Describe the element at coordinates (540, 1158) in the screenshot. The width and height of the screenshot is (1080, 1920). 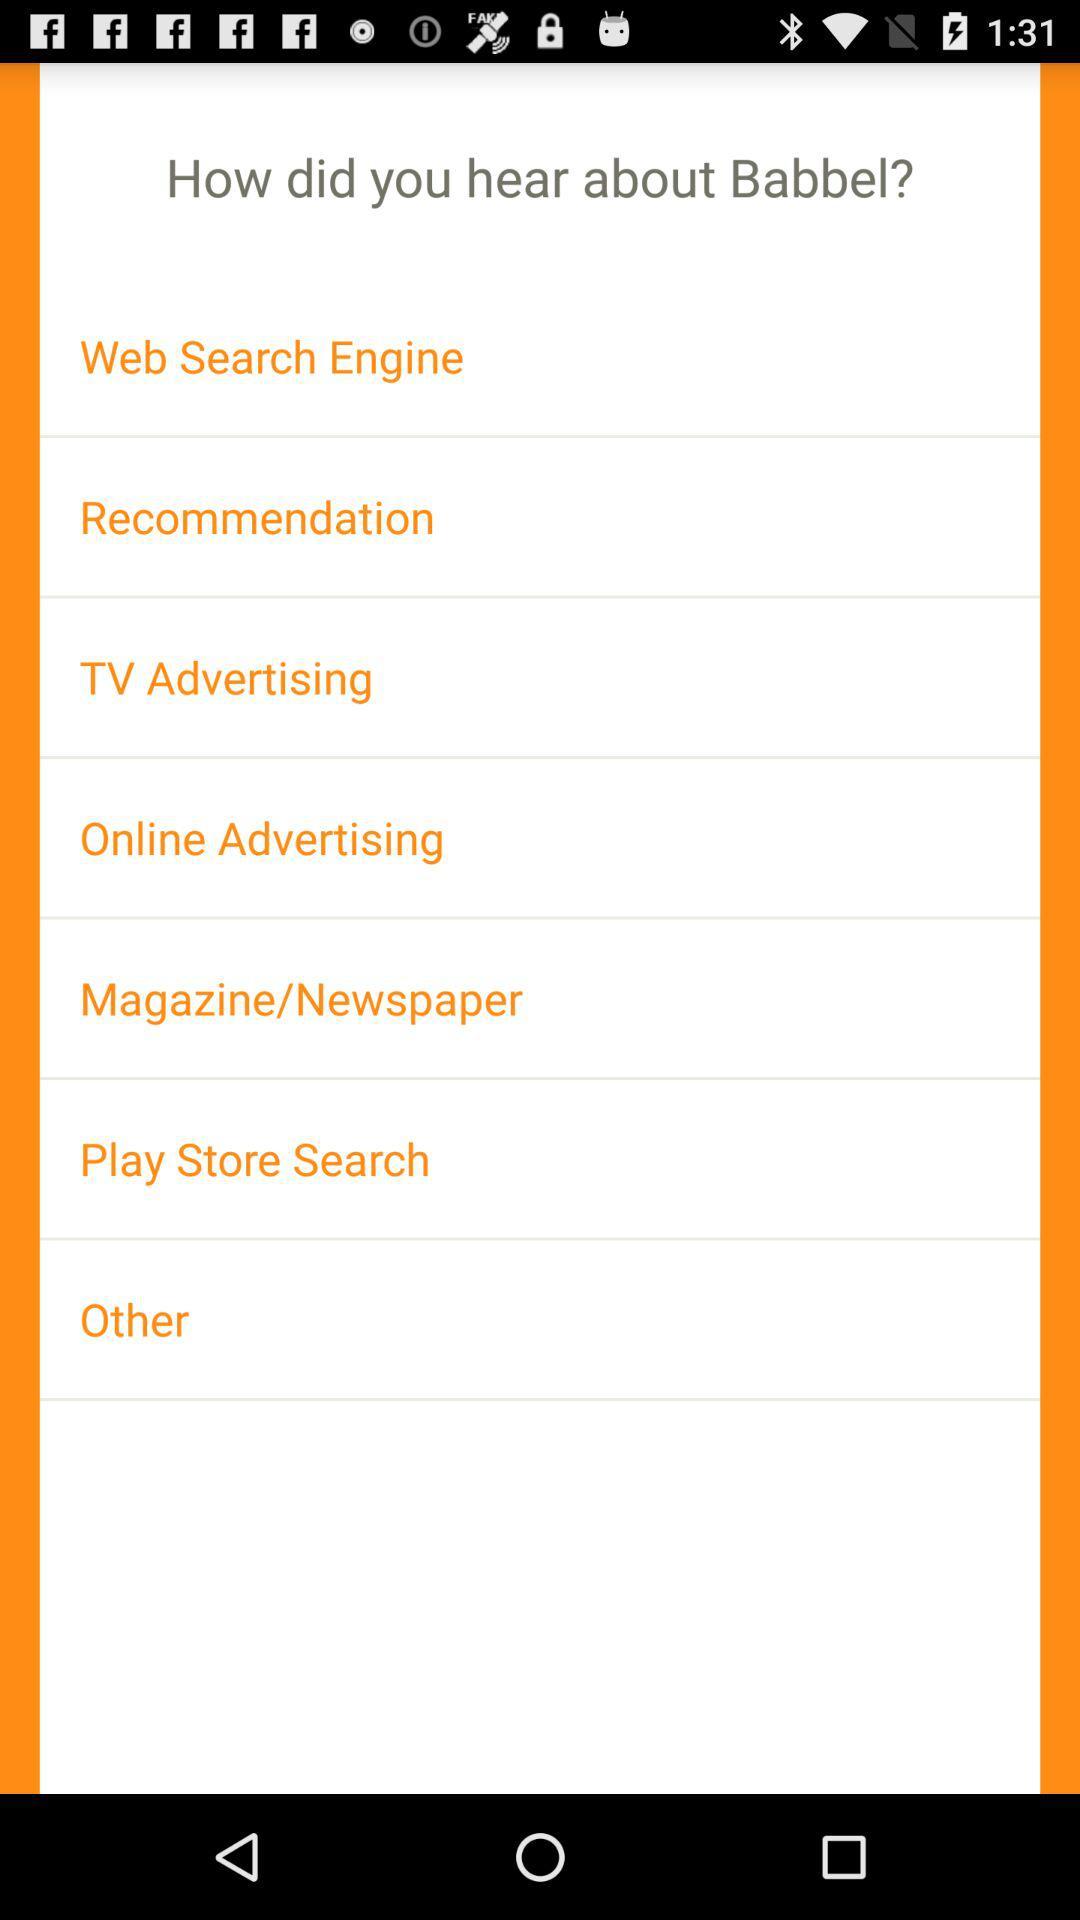
I see `the icon above the other item` at that location.